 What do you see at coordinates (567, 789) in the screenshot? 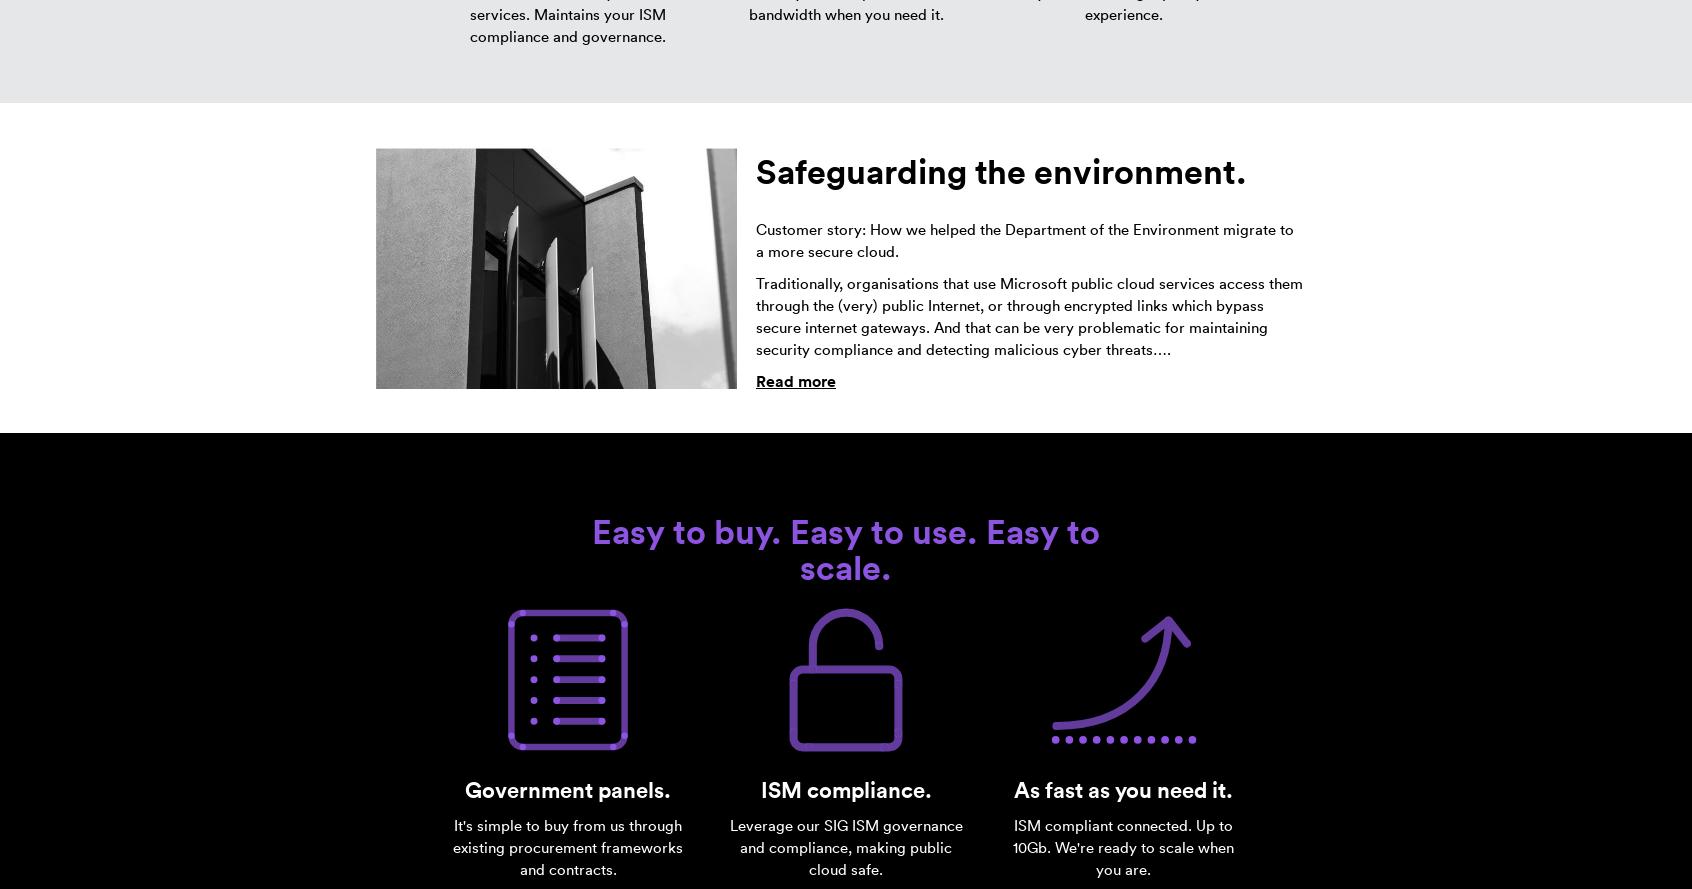
I see `'Government panels.'` at bounding box center [567, 789].